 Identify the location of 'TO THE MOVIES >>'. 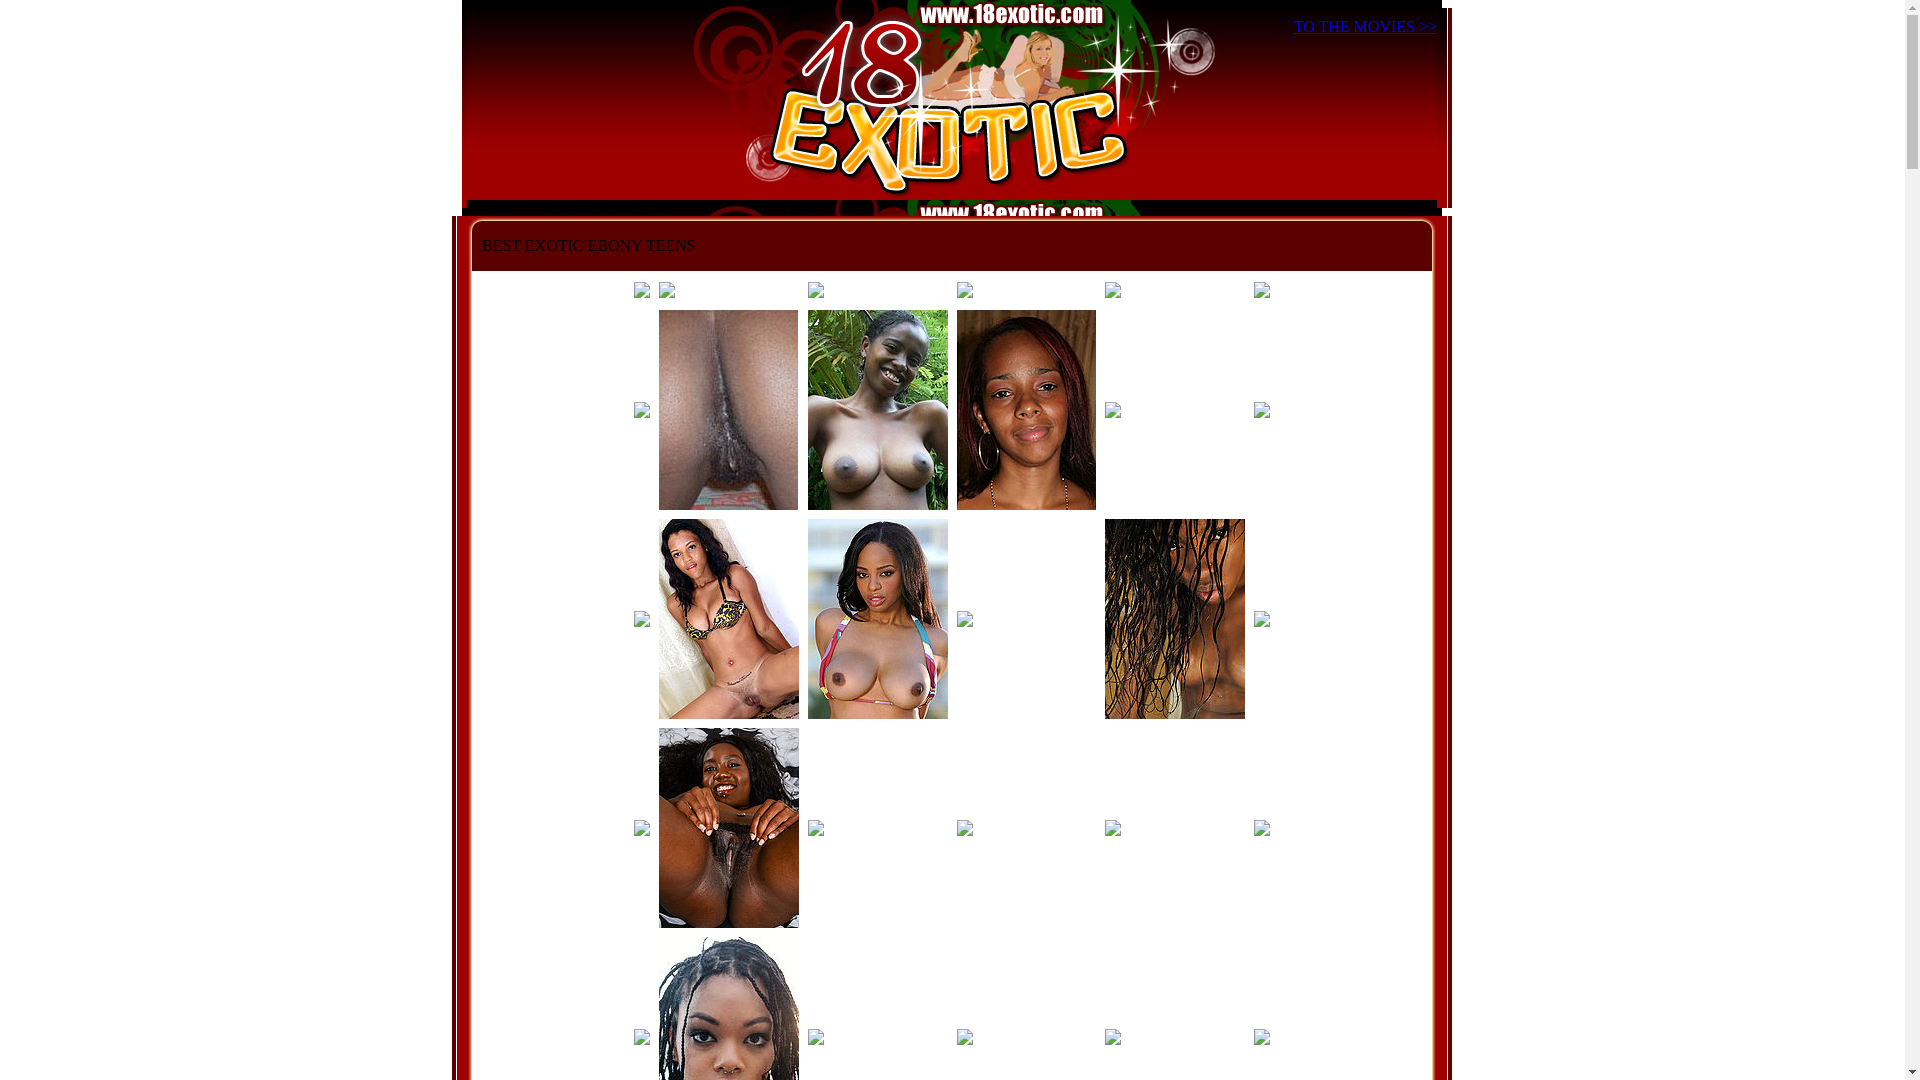
(1364, 26).